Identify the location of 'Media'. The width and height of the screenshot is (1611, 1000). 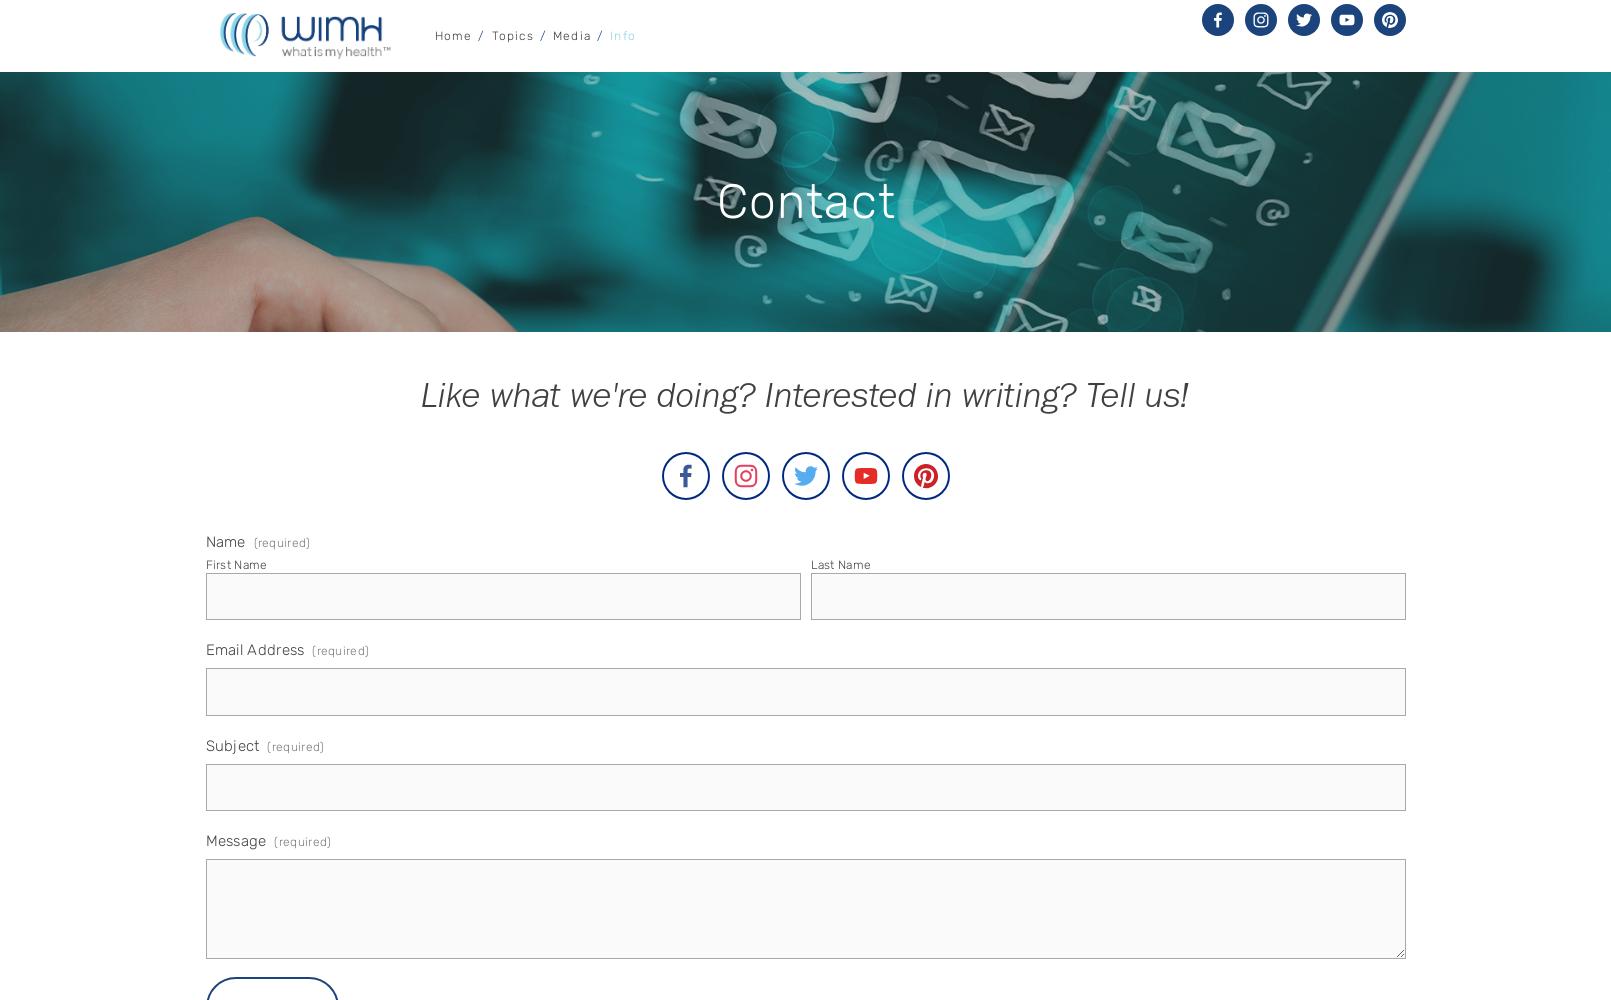
(571, 35).